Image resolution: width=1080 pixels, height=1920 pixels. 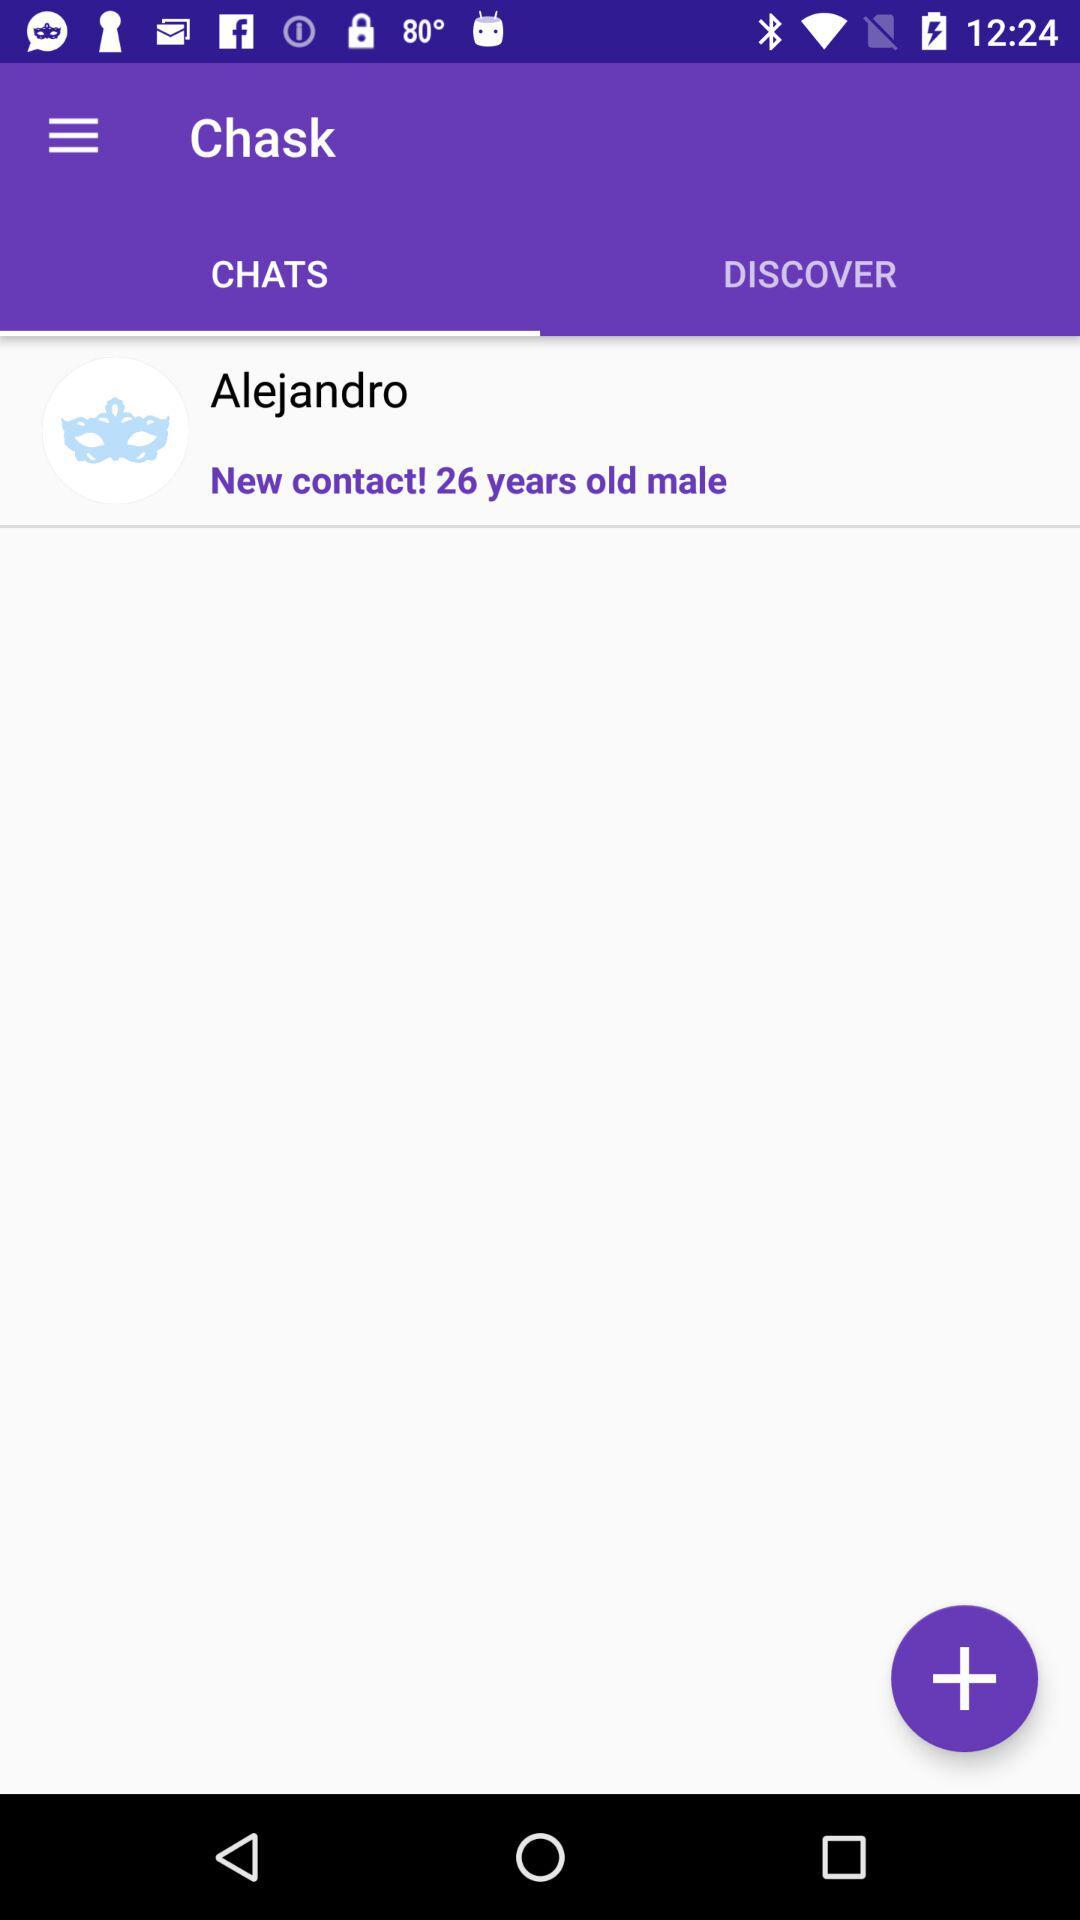 I want to click on item next to alejandro item, so click(x=115, y=429).